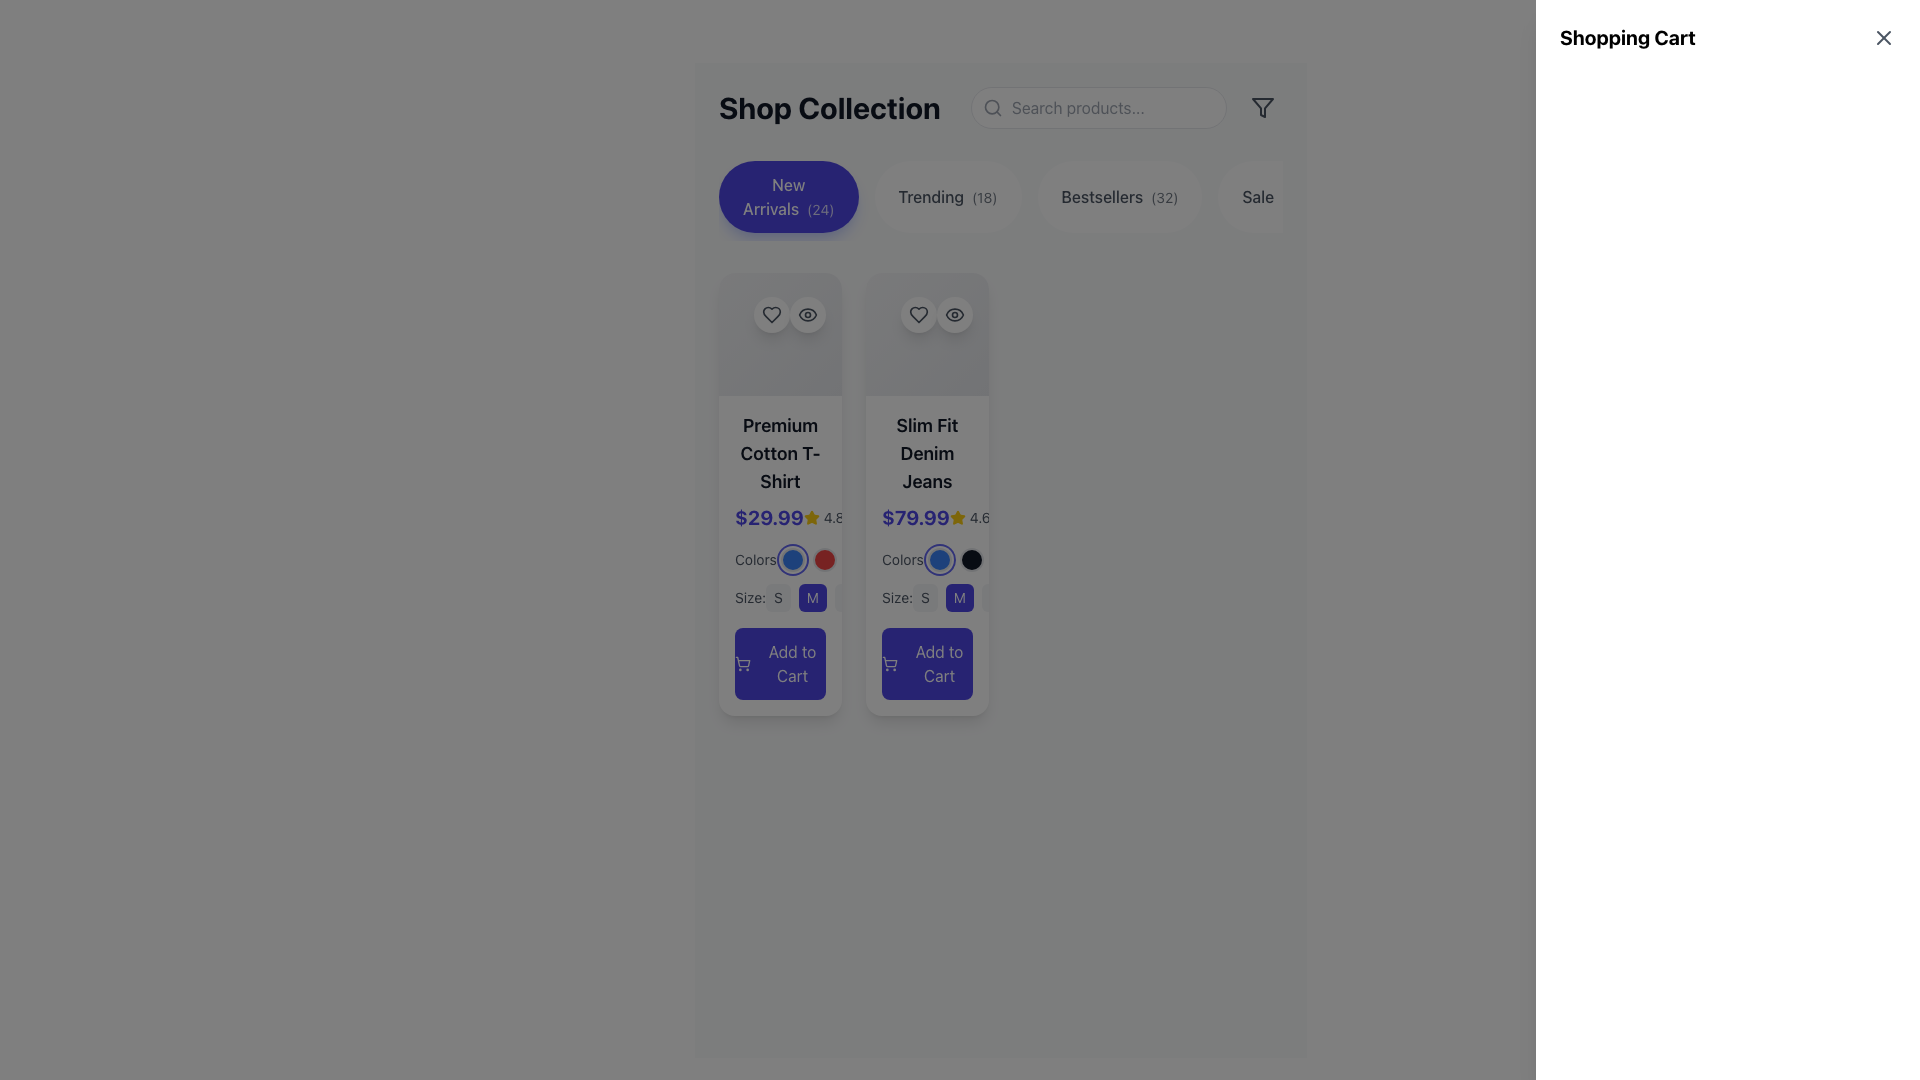 The width and height of the screenshot is (1920, 1080). What do you see at coordinates (771, 315) in the screenshot?
I see `the circular button with a filled white background and a heart-shaped icon to like or favorite the Premium Cotton T-Shirt item` at bounding box center [771, 315].